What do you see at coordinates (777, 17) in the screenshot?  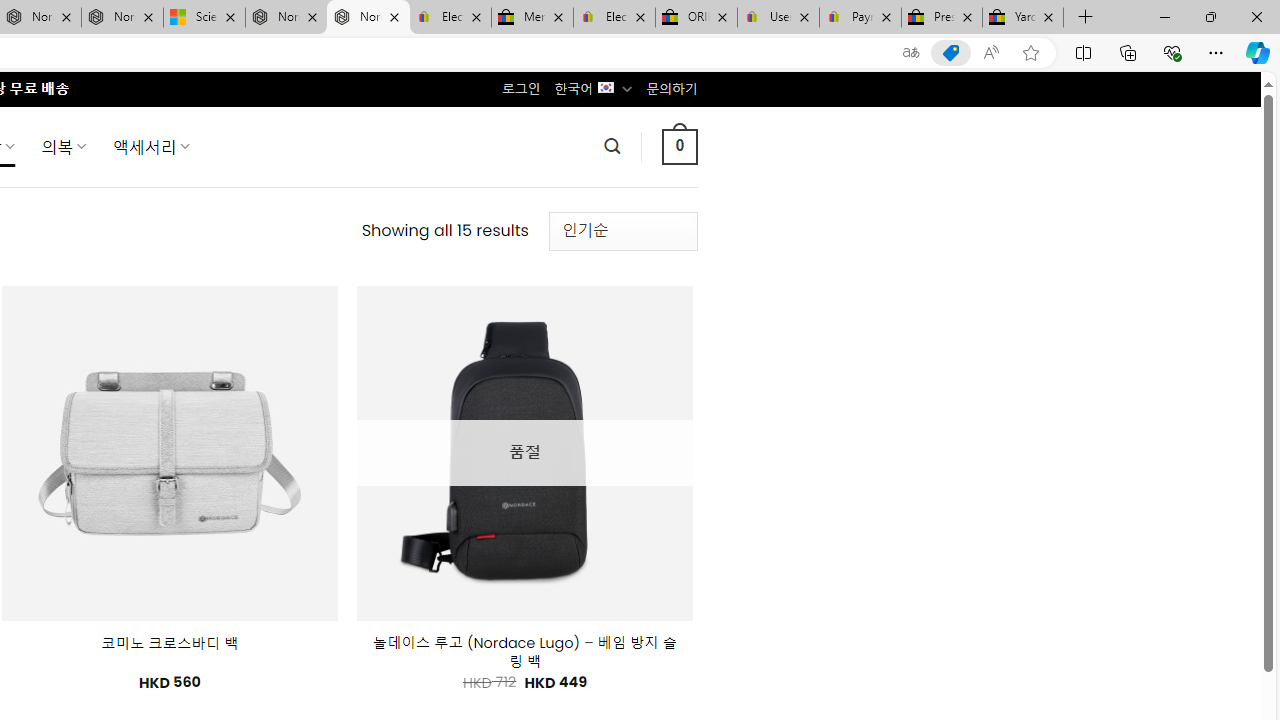 I see `'User Privacy Notice | eBay'` at bounding box center [777, 17].